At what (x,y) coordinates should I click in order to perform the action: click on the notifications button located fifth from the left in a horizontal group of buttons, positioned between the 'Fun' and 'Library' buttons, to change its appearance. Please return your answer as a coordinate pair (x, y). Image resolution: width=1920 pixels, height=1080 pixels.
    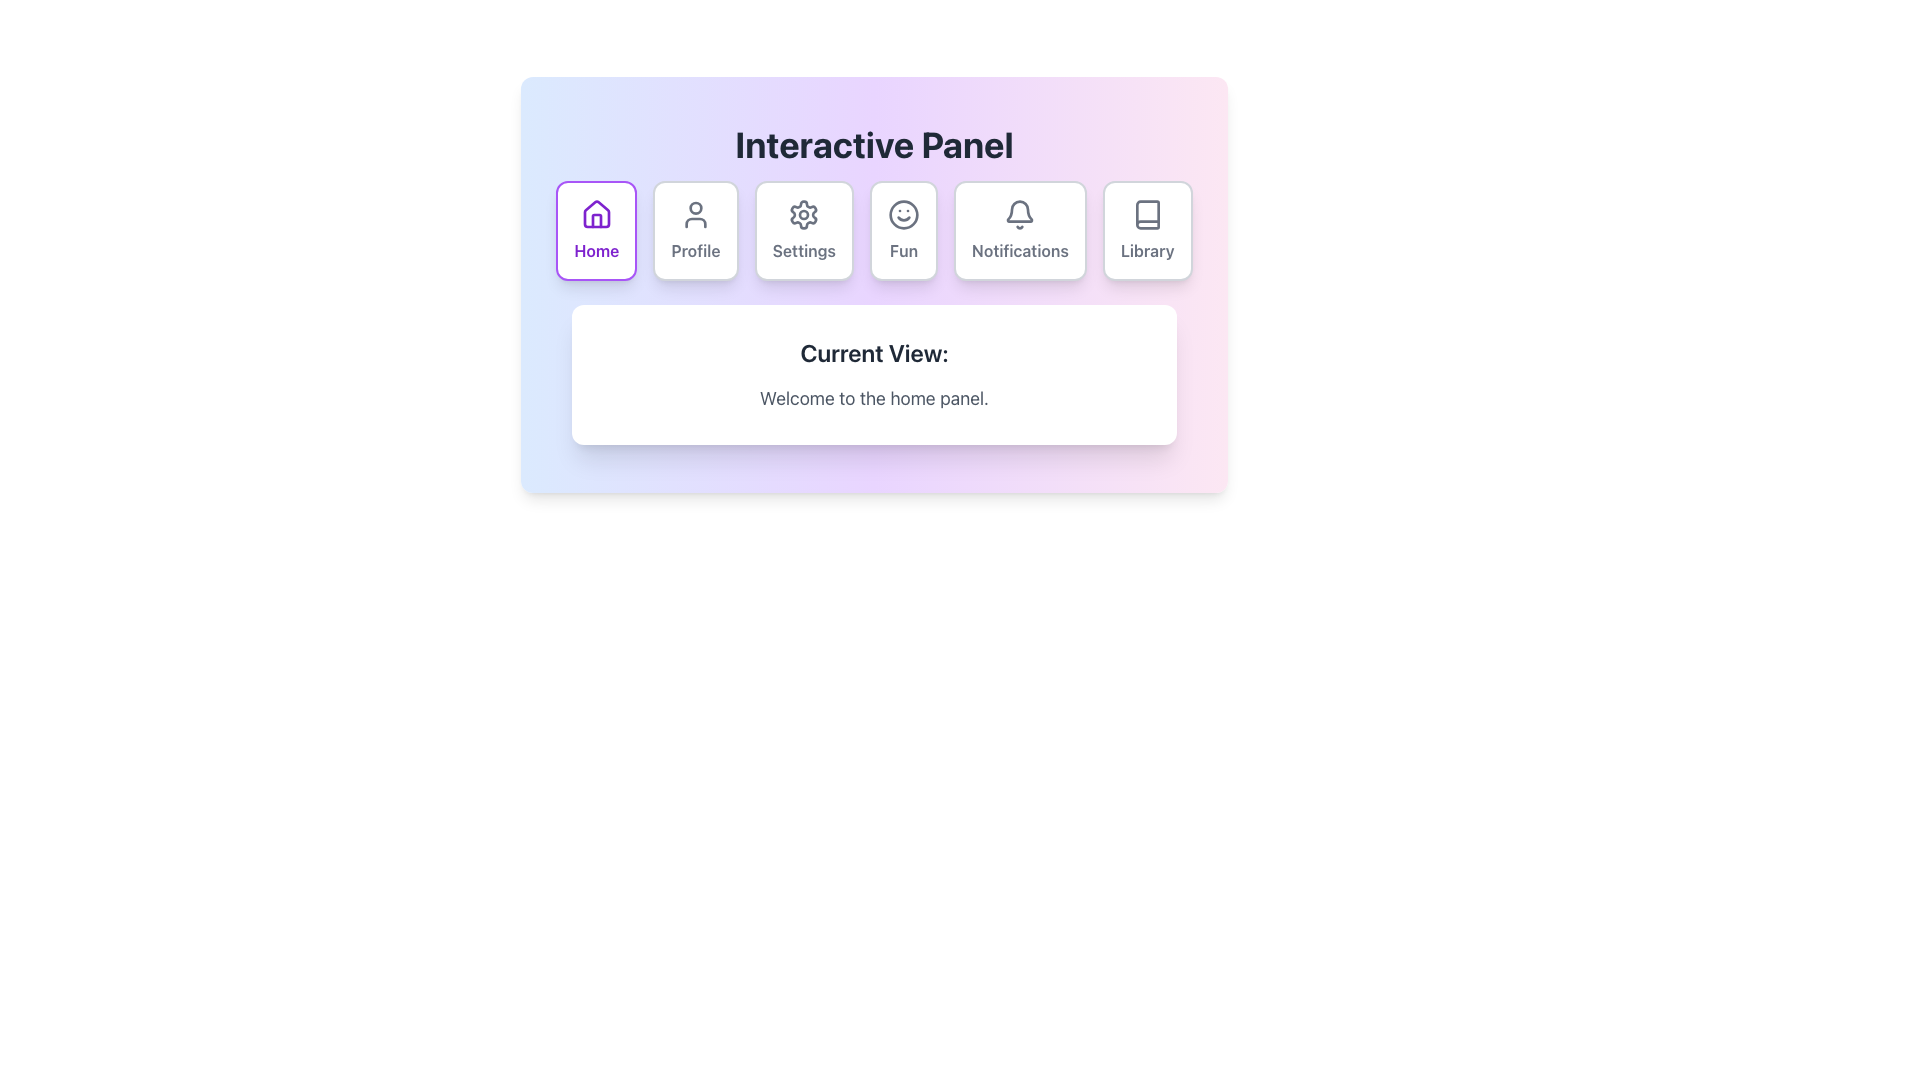
    Looking at the image, I should click on (1020, 230).